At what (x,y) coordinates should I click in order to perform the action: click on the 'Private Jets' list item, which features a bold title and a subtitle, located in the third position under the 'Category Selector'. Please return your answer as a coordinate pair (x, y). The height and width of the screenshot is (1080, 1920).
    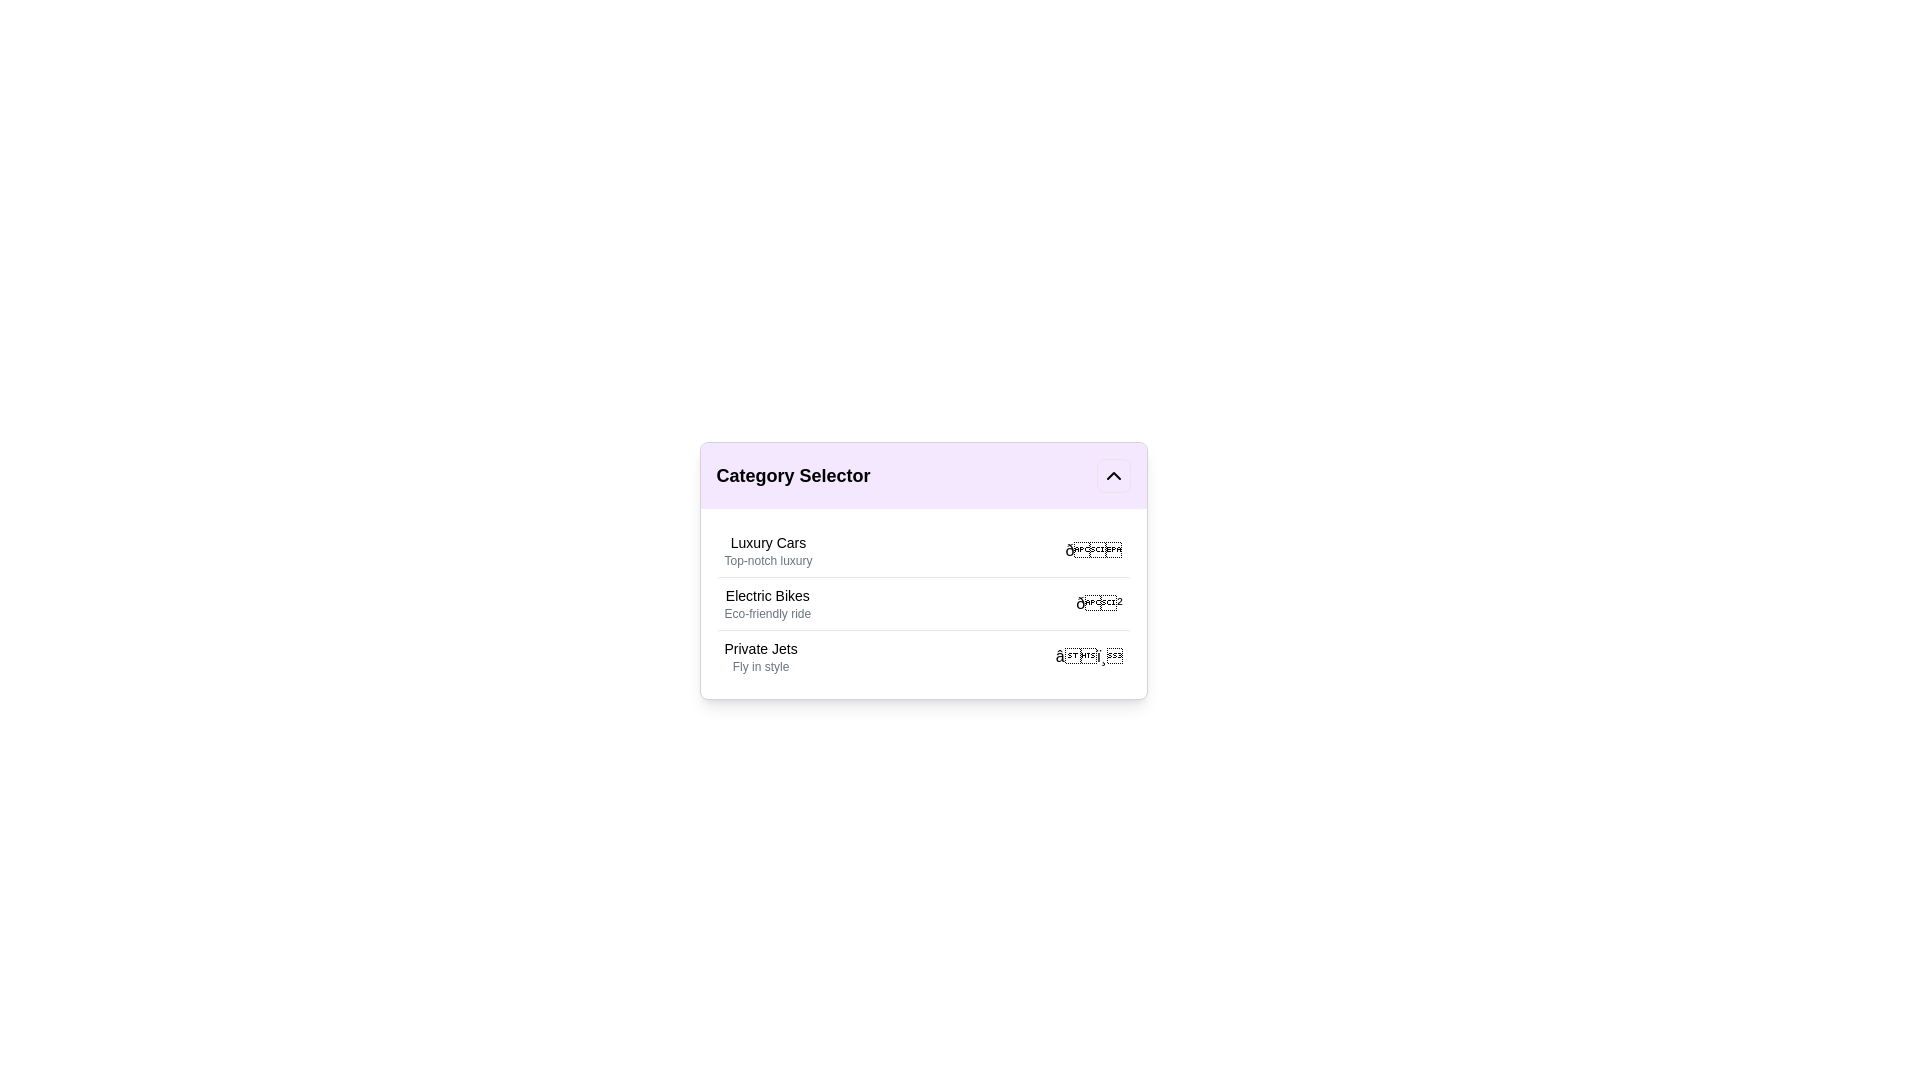
    Looking at the image, I should click on (922, 656).